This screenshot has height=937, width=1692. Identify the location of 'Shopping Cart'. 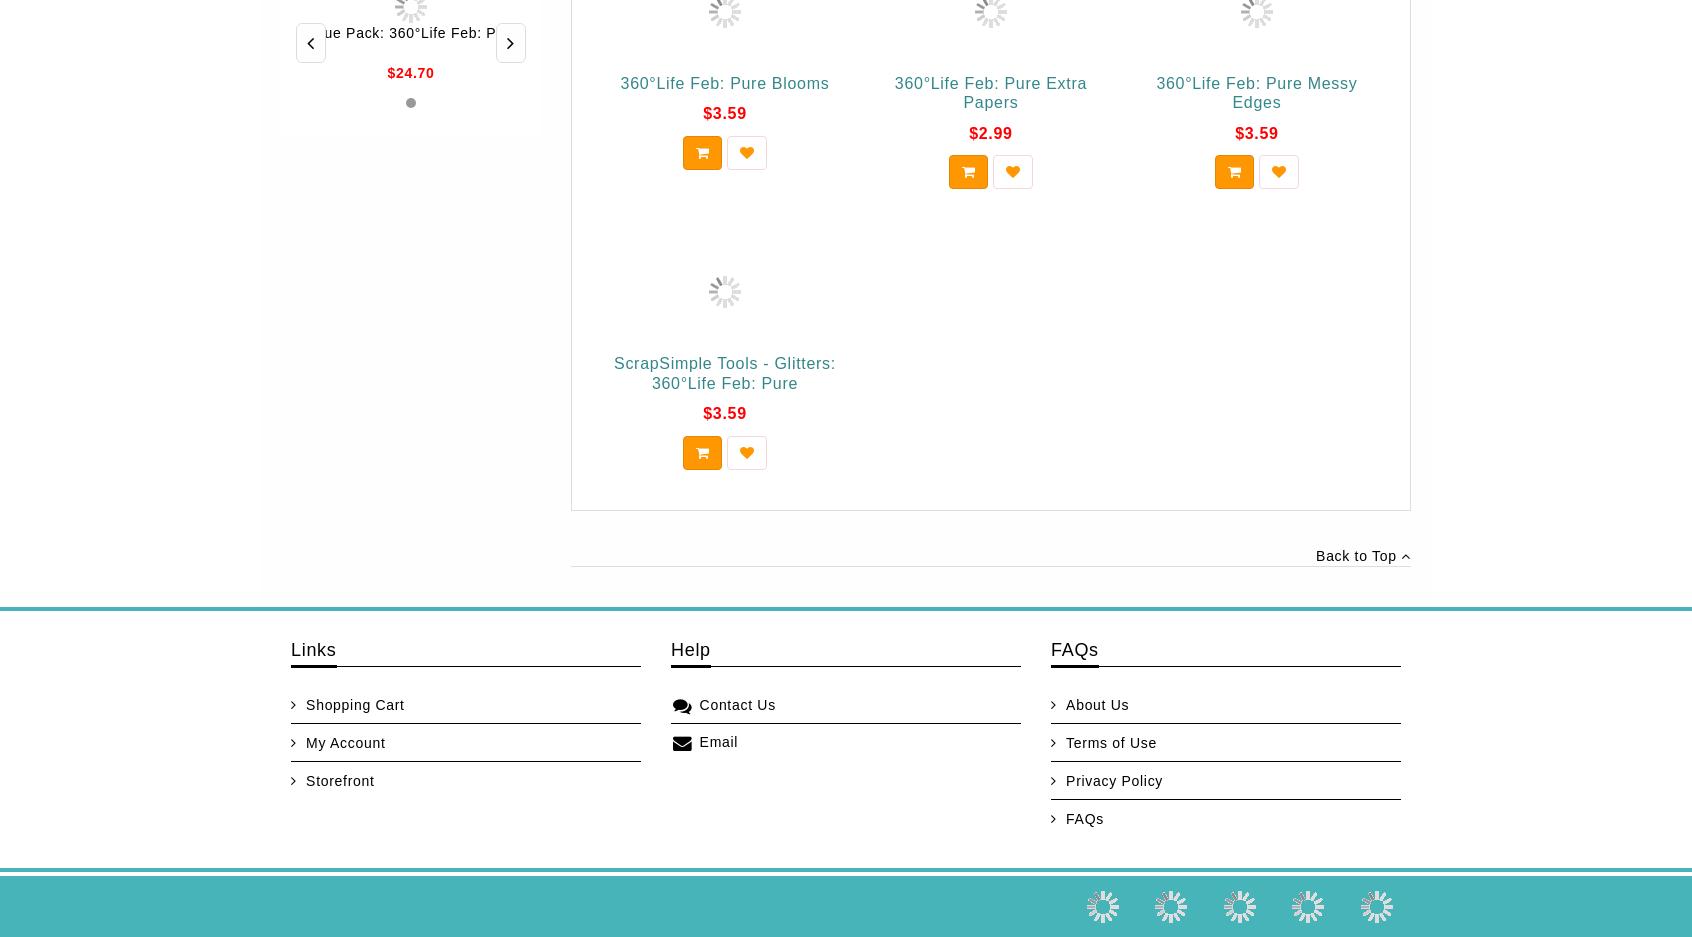
(305, 704).